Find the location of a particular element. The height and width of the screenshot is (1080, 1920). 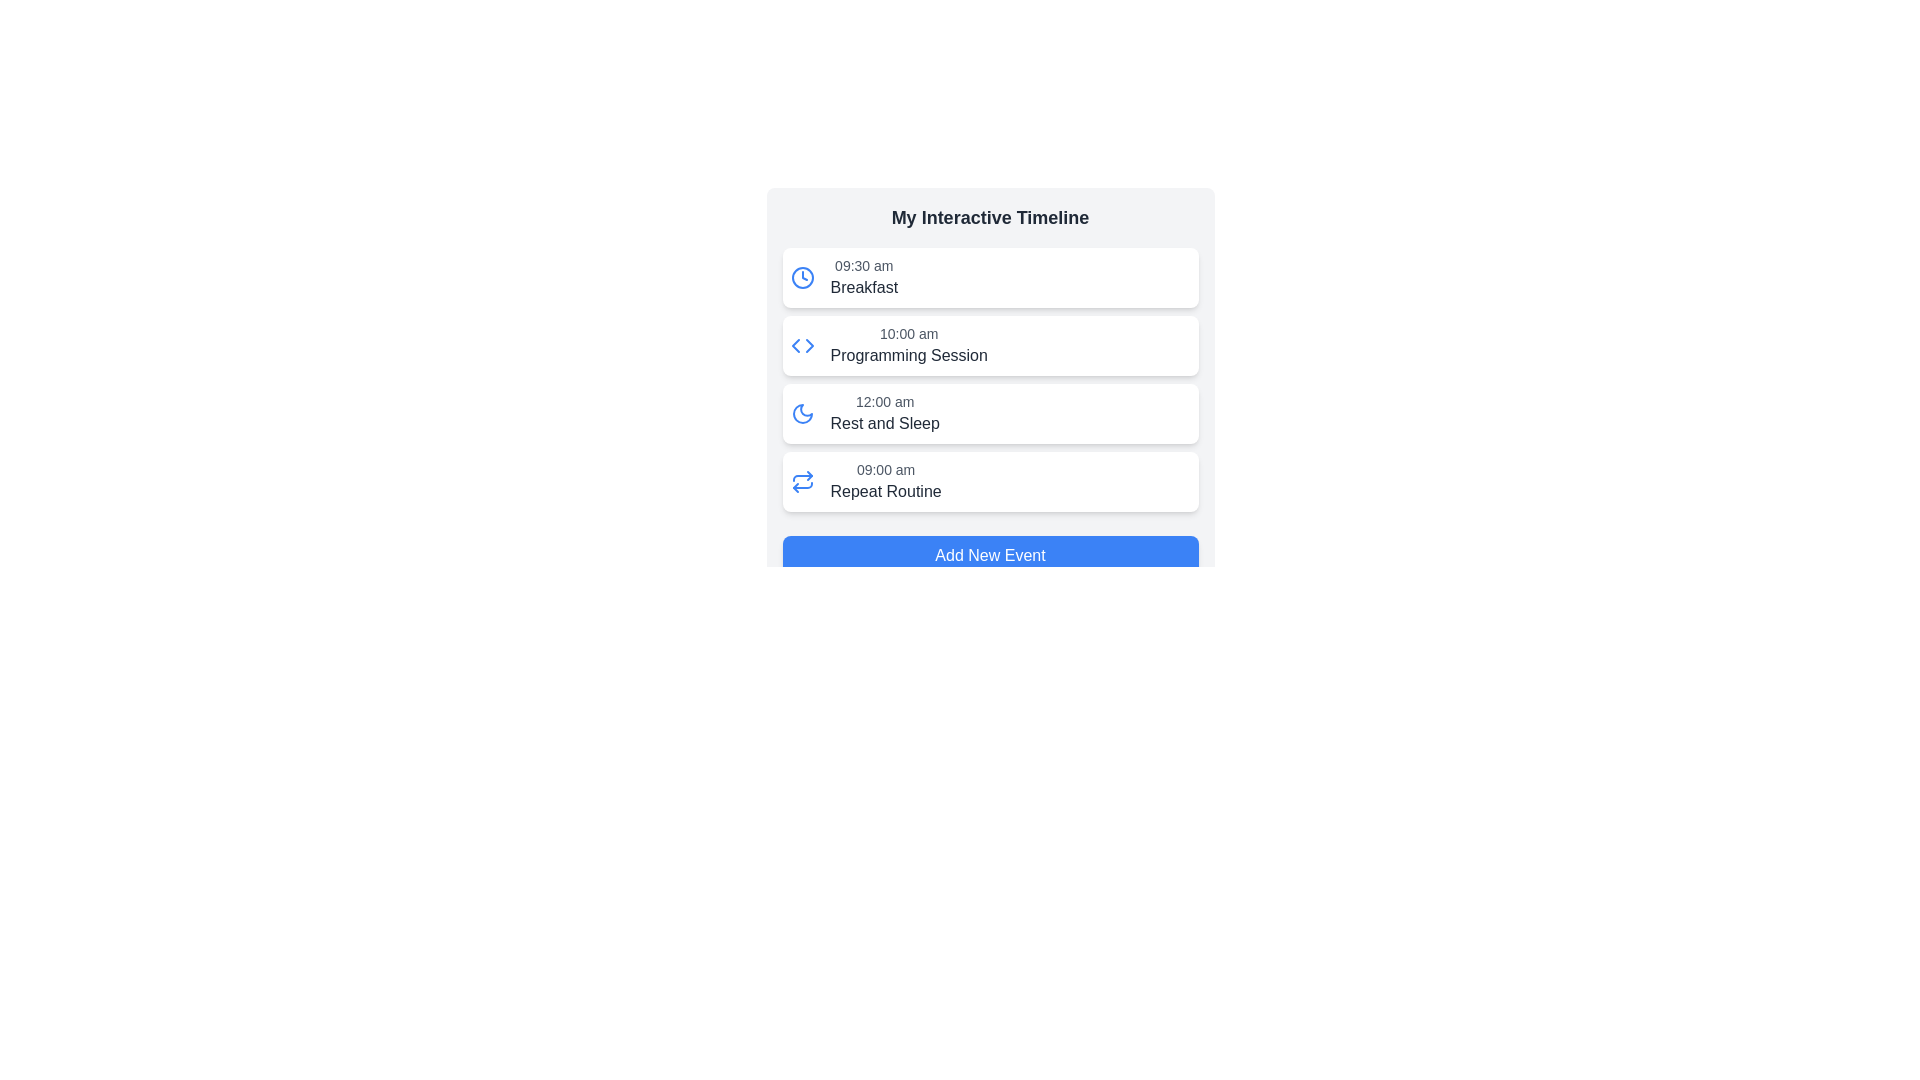

the circular SVG element within the clock icon, which is positioned to the left of the '9:30 am Breakfast' text is located at coordinates (802, 277).